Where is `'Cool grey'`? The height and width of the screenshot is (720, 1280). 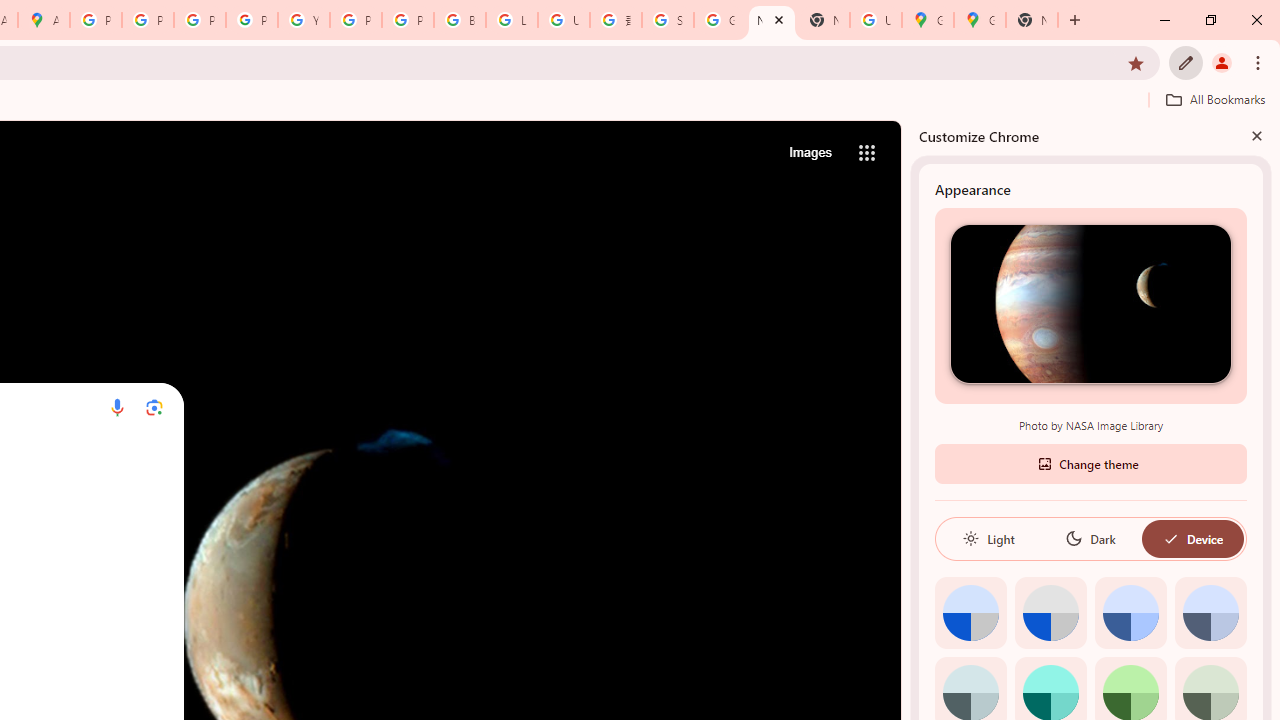
'Cool grey' is located at coordinates (1209, 611).